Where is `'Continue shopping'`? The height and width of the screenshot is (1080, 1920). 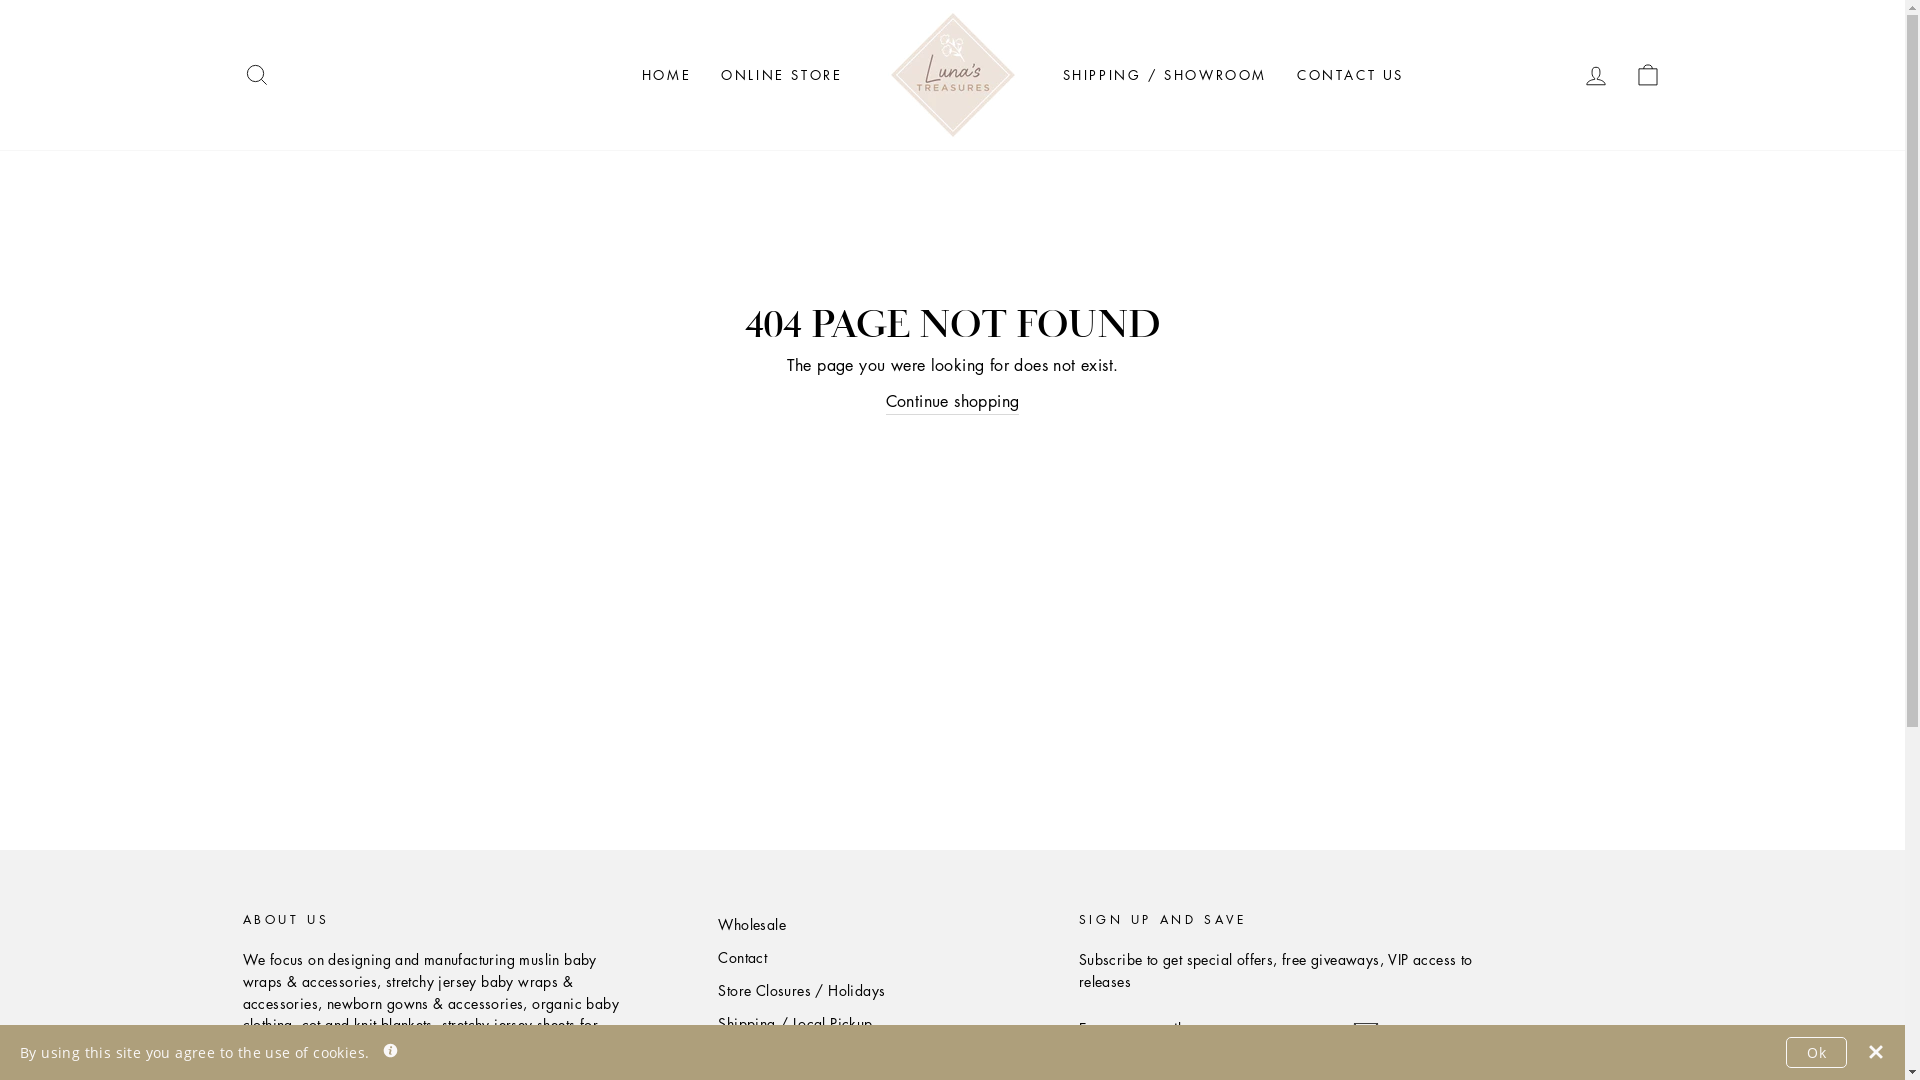 'Continue shopping' is located at coordinates (885, 402).